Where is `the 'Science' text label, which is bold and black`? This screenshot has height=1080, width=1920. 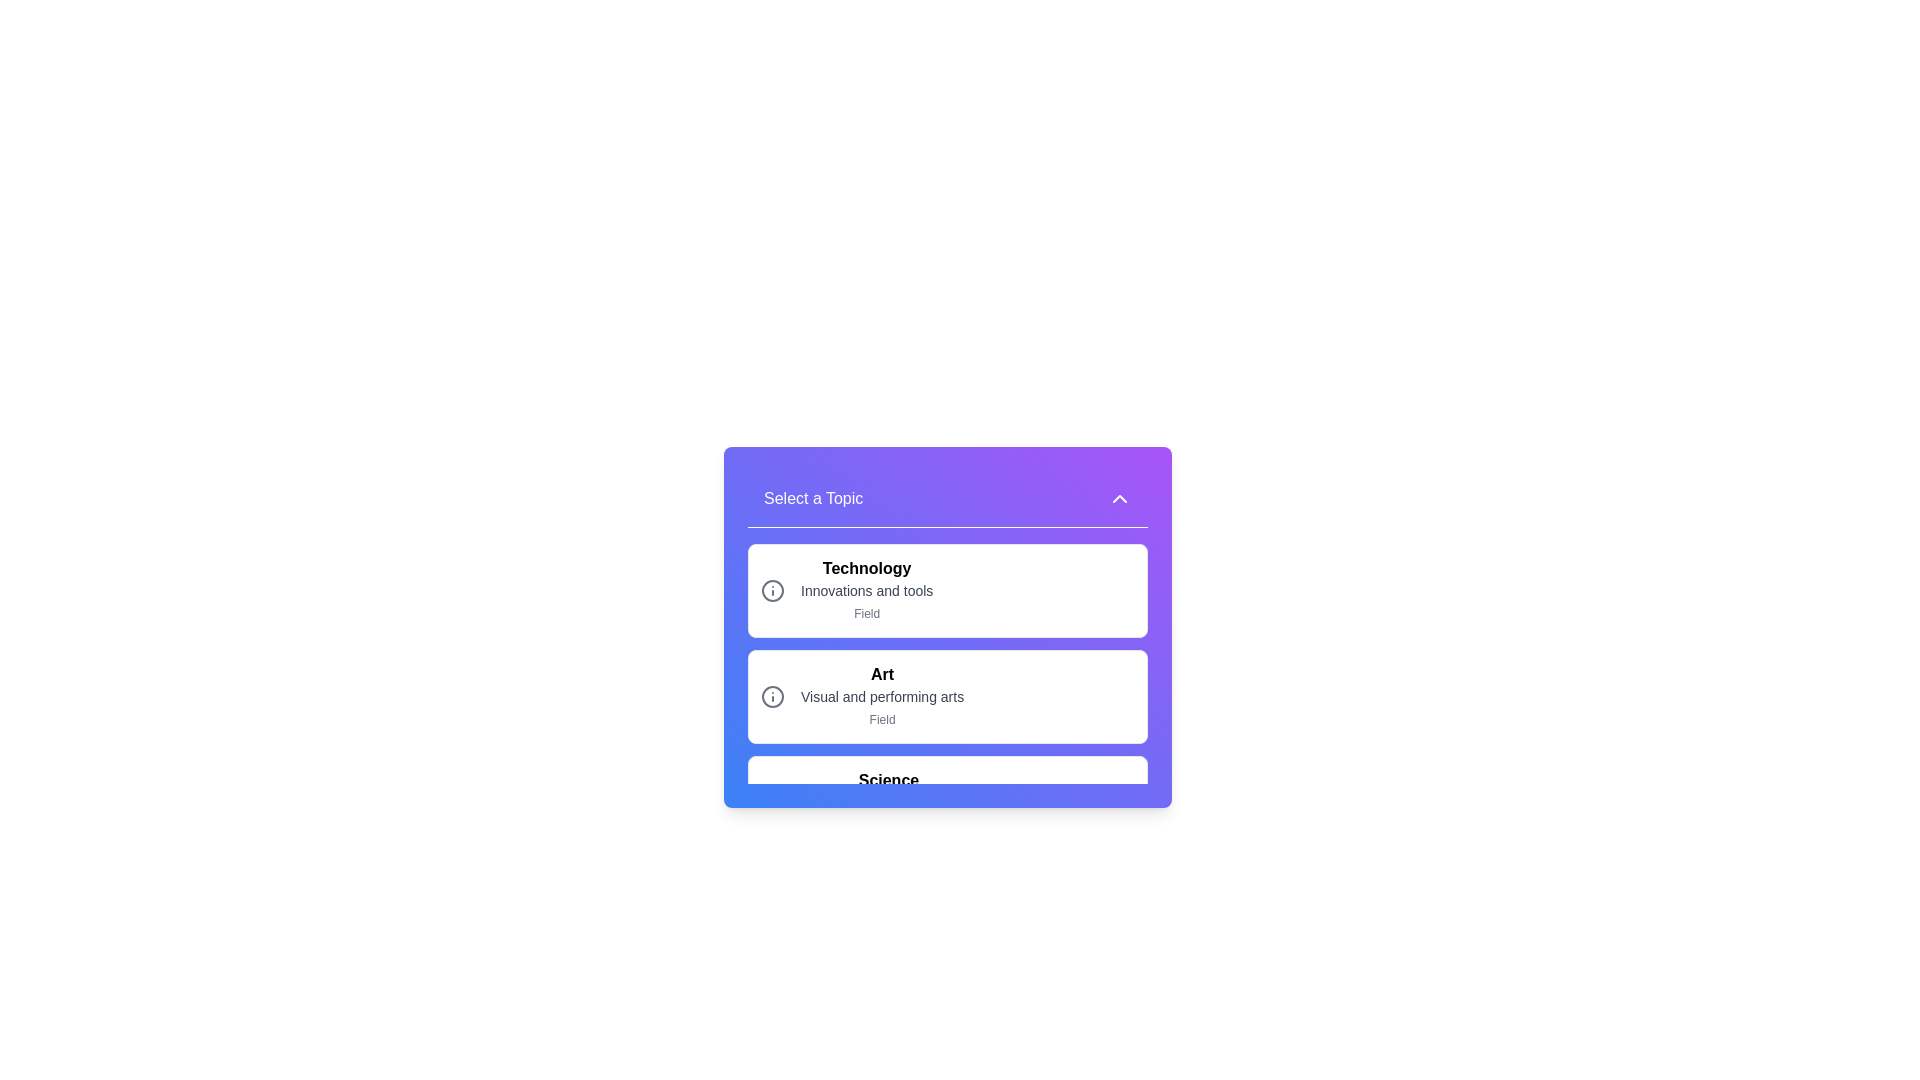
the 'Science' text label, which is bold and black is located at coordinates (887, 779).